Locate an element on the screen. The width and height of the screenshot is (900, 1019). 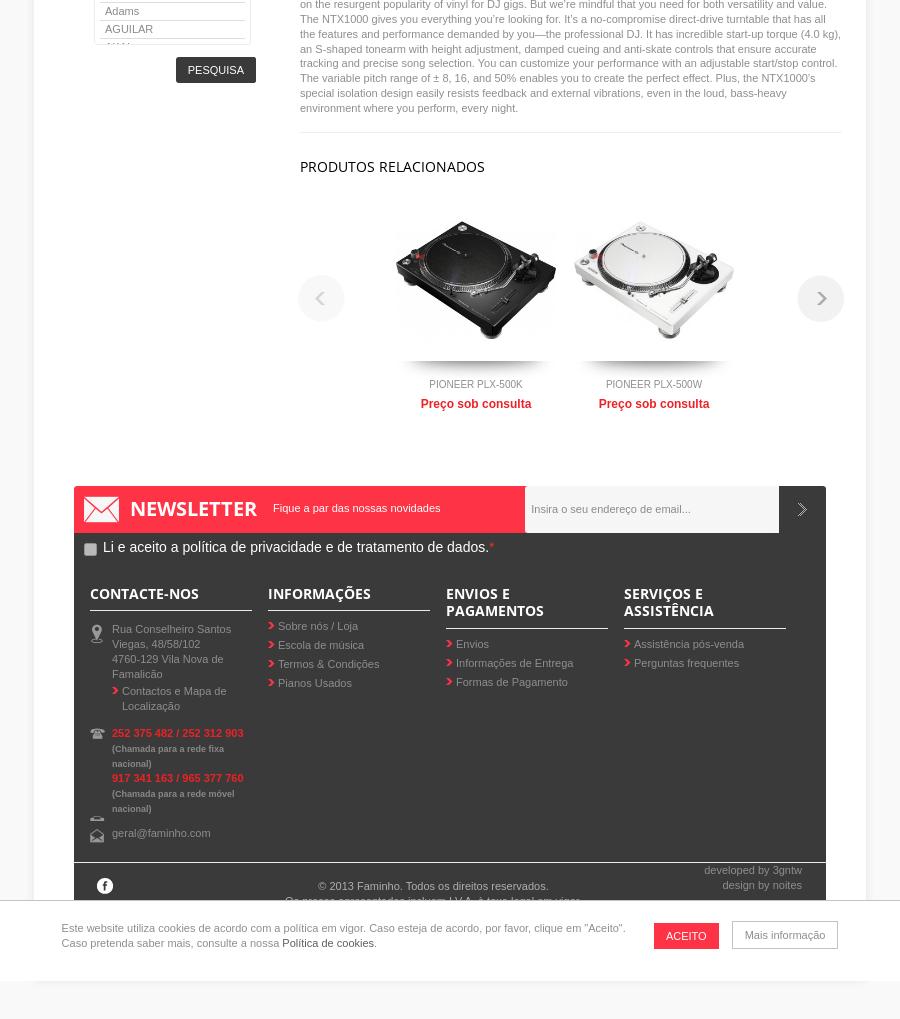
'Contactos e Mapa de Localização' is located at coordinates (173, 697).